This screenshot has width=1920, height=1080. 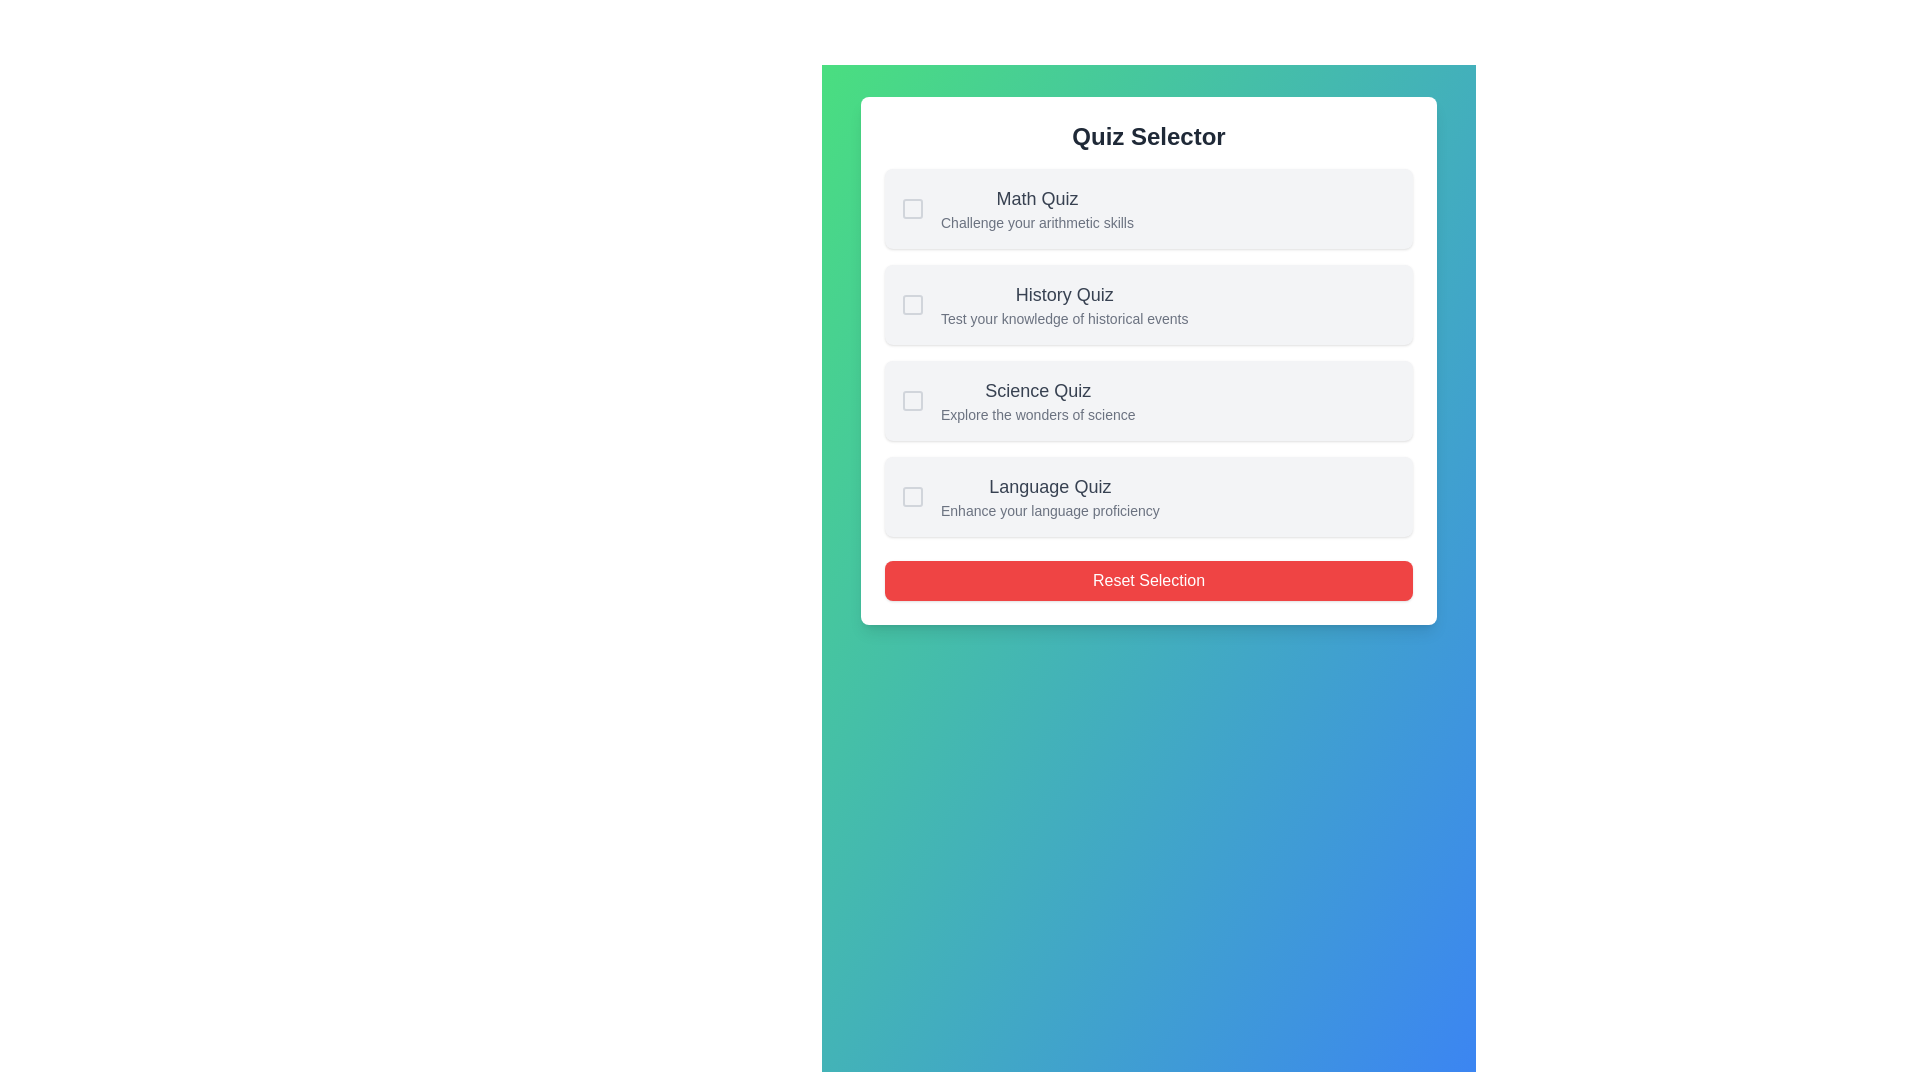 What do you see at coordinates (1036, 199) in the screenshot?
I see `the text element labeled 'Math Quiz' to select it` at bounding box center [1036, 199].